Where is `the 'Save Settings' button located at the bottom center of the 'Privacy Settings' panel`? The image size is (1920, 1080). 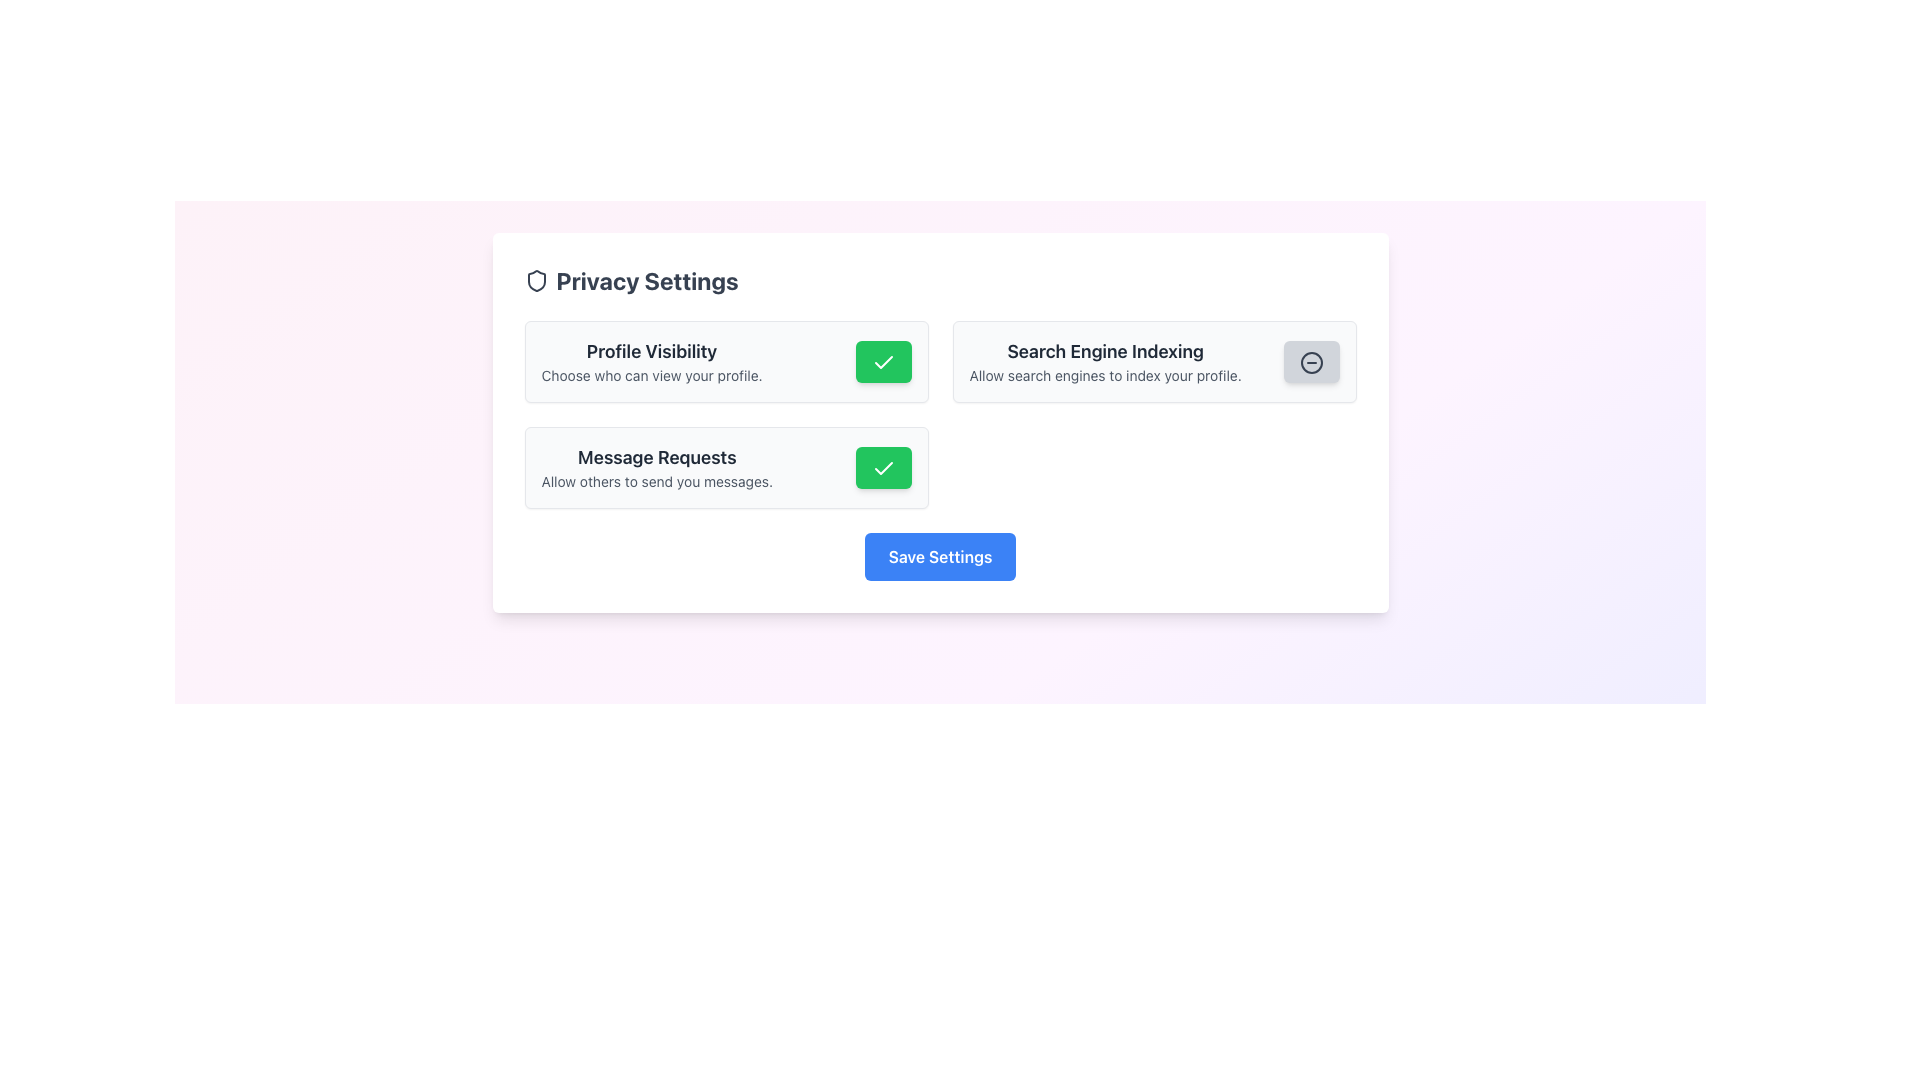
the 'Save Settings' button located at the bottom center of the 'Privacy Settings' panel is located at coordinates (939, 556).